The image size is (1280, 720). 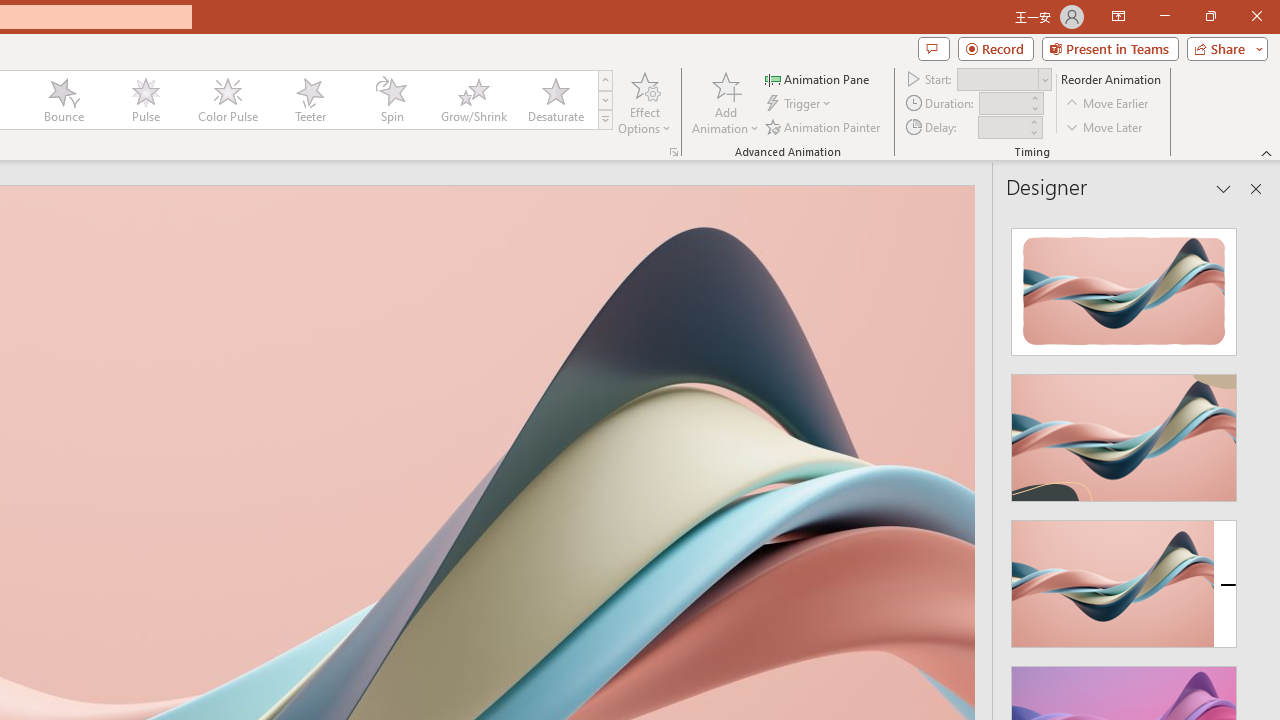 I want to click on 'Teeter', so click(x=308, y=100).